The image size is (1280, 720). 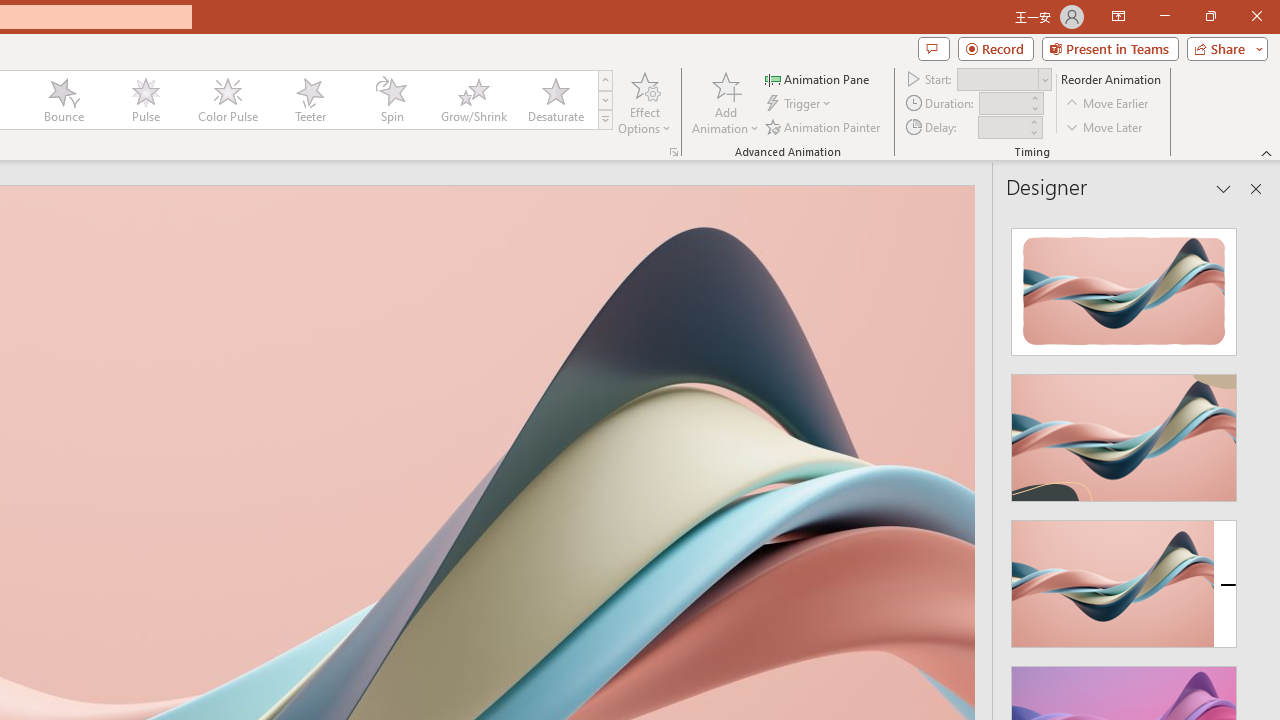 I want to click on 'Teeter', so click(x=308, y=100).